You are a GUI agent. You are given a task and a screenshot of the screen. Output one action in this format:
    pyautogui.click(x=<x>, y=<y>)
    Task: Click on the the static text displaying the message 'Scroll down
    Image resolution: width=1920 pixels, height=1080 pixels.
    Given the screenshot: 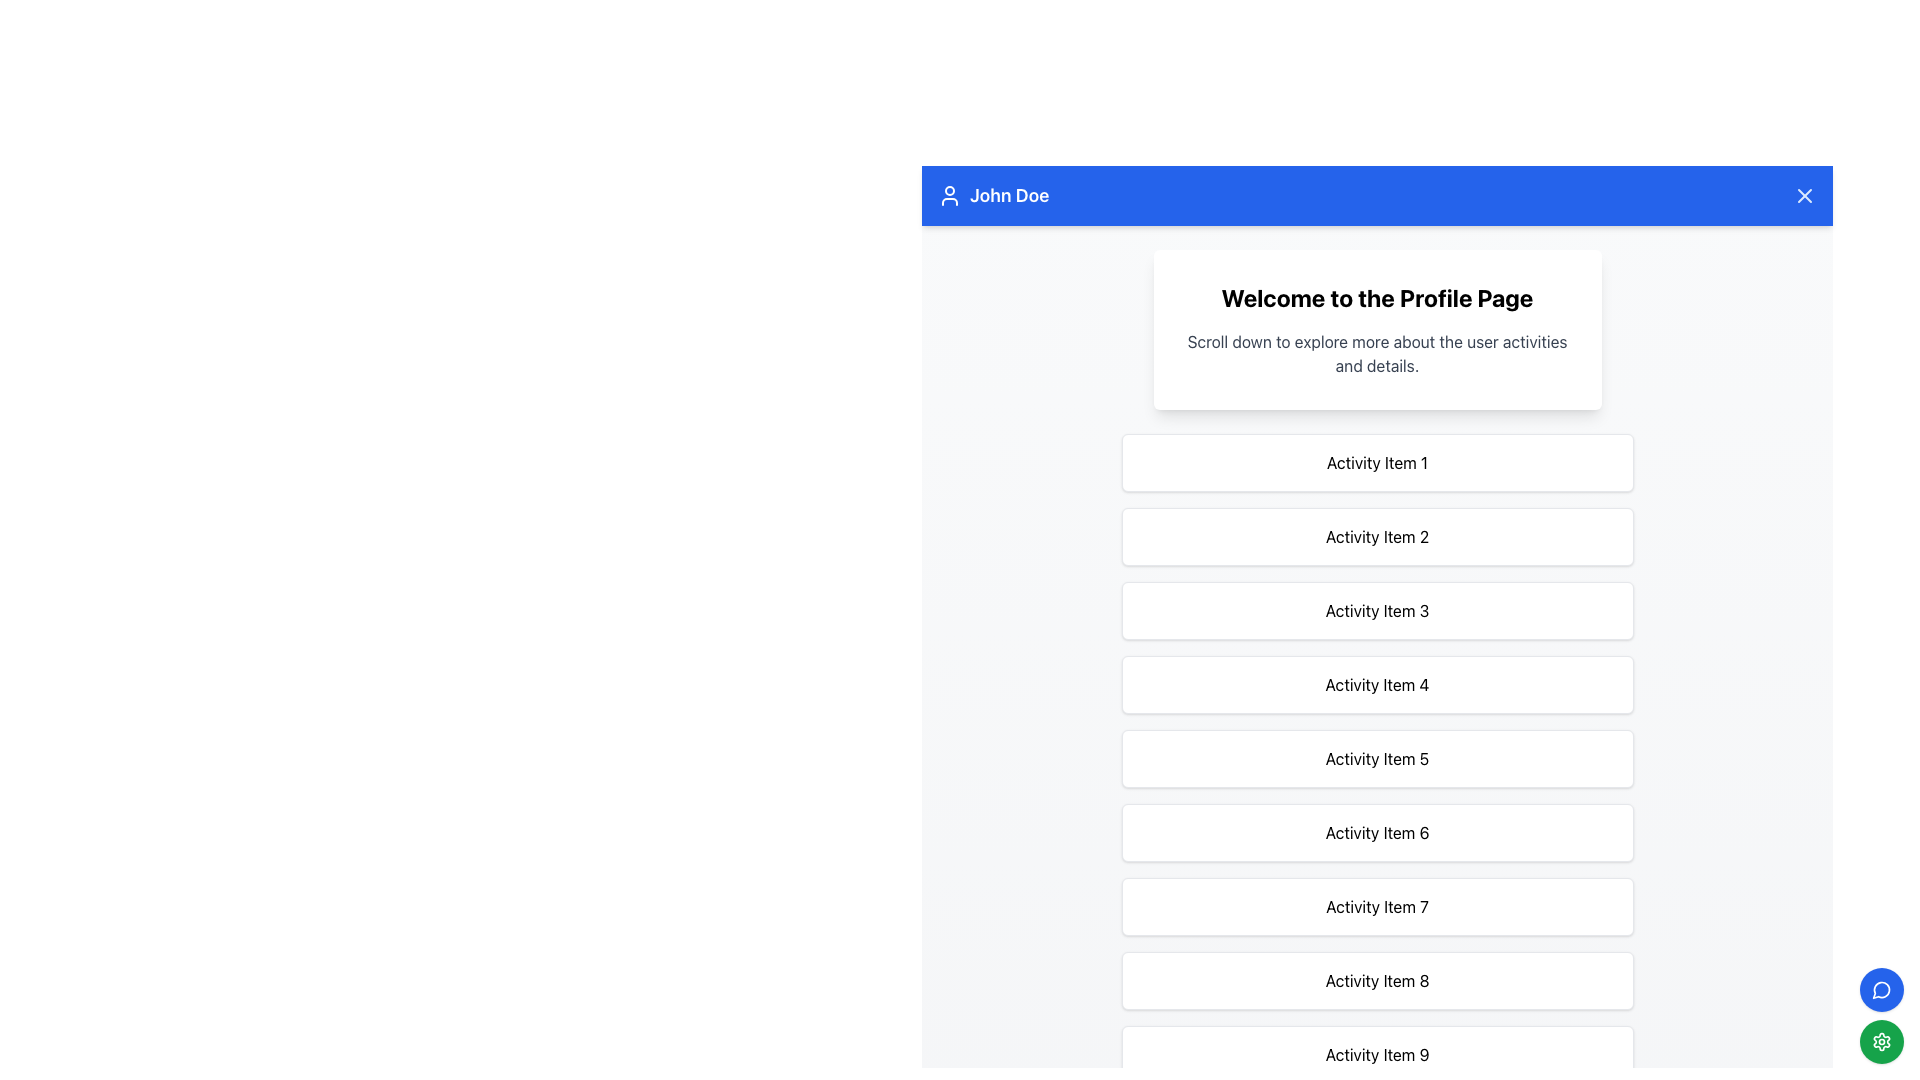 What is the action you would take?
    pyautogui.click(x=1376, y=353)
    